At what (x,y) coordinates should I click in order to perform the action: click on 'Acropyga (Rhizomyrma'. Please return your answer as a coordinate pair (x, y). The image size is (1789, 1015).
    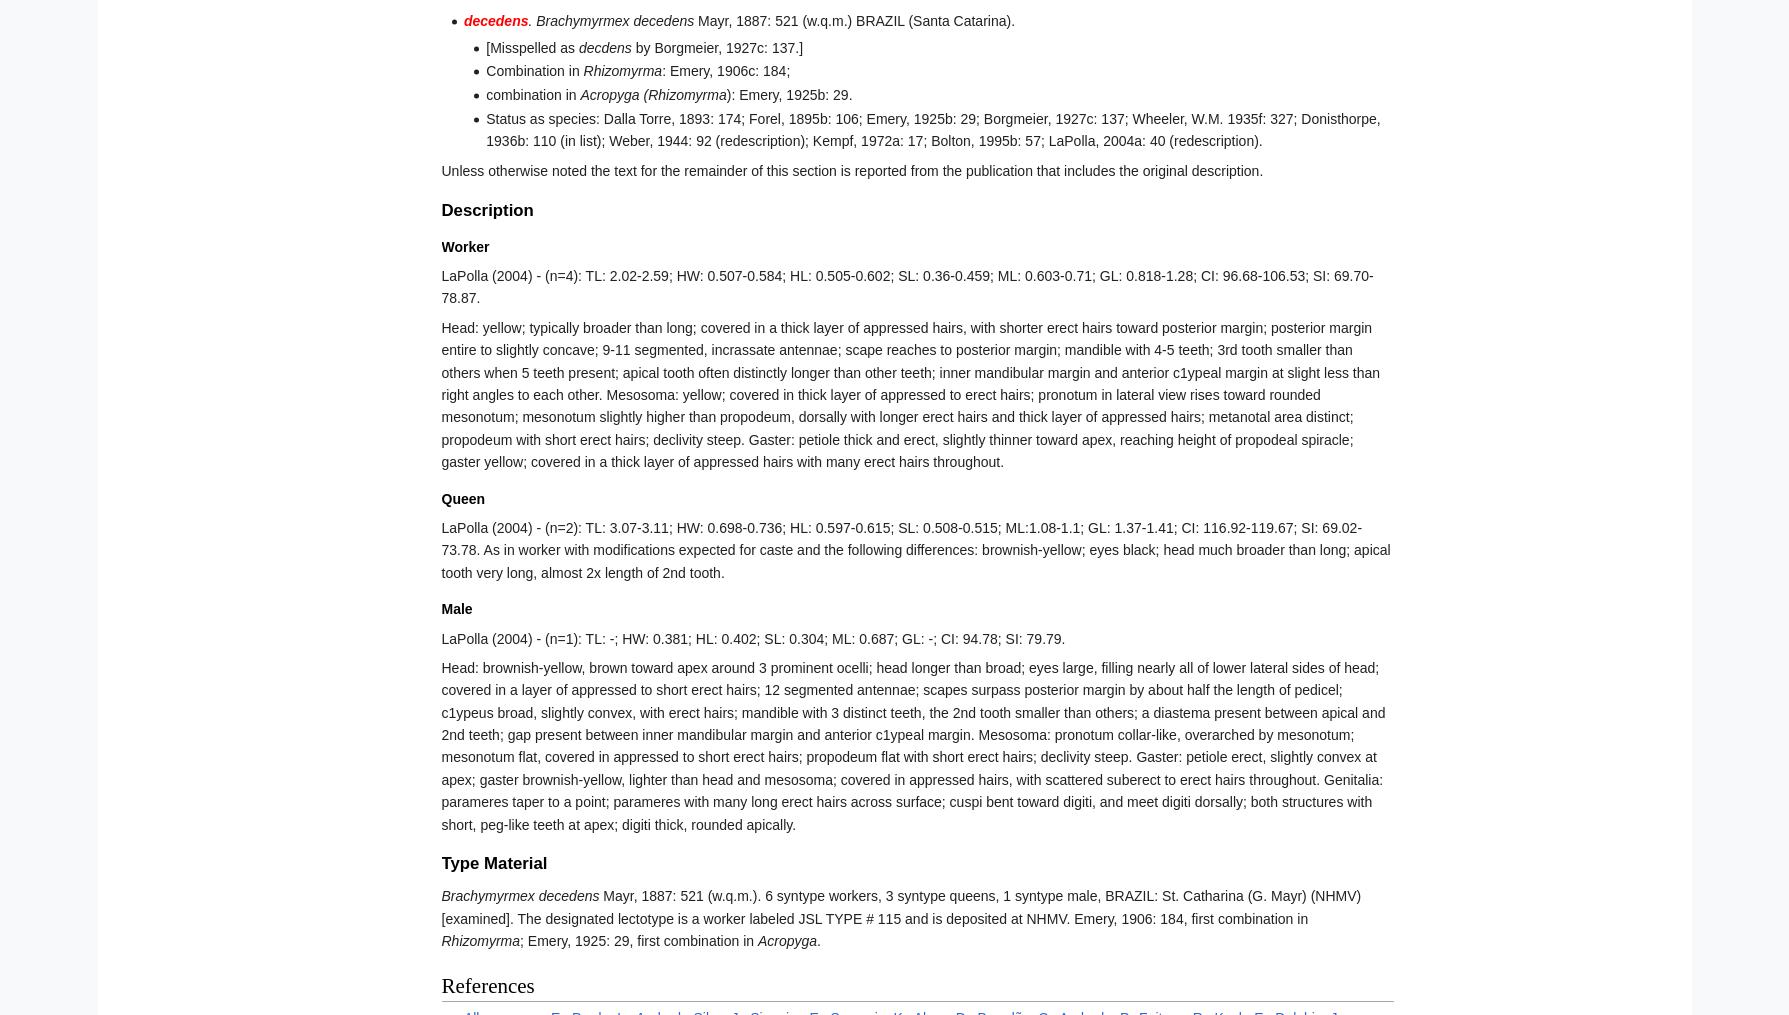
    Looking at the image, I should click on (652, 95).